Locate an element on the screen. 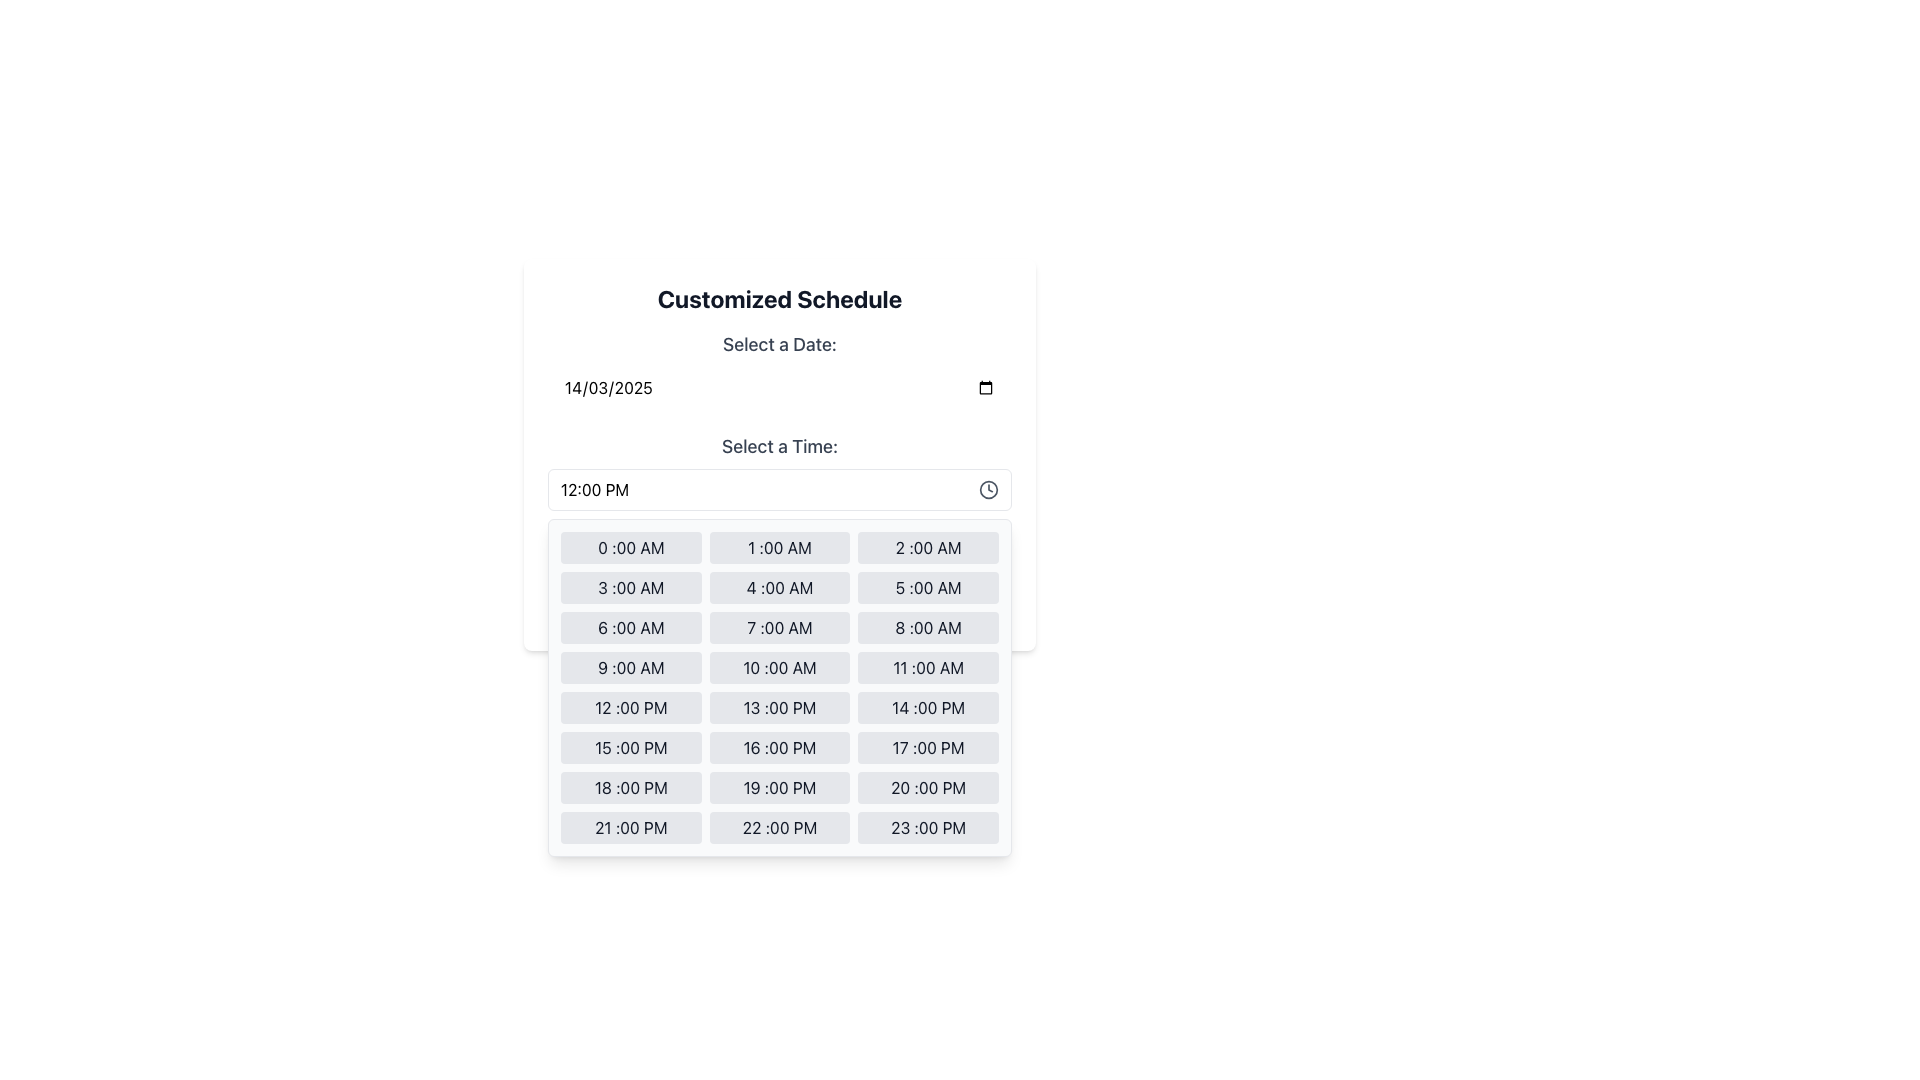 Image resolution: width=1920 pixels, height=1080 pixels. the time selection button representing '10:00 AM' in the fourth row and second column of the grid is located at coordinates (778, 667).